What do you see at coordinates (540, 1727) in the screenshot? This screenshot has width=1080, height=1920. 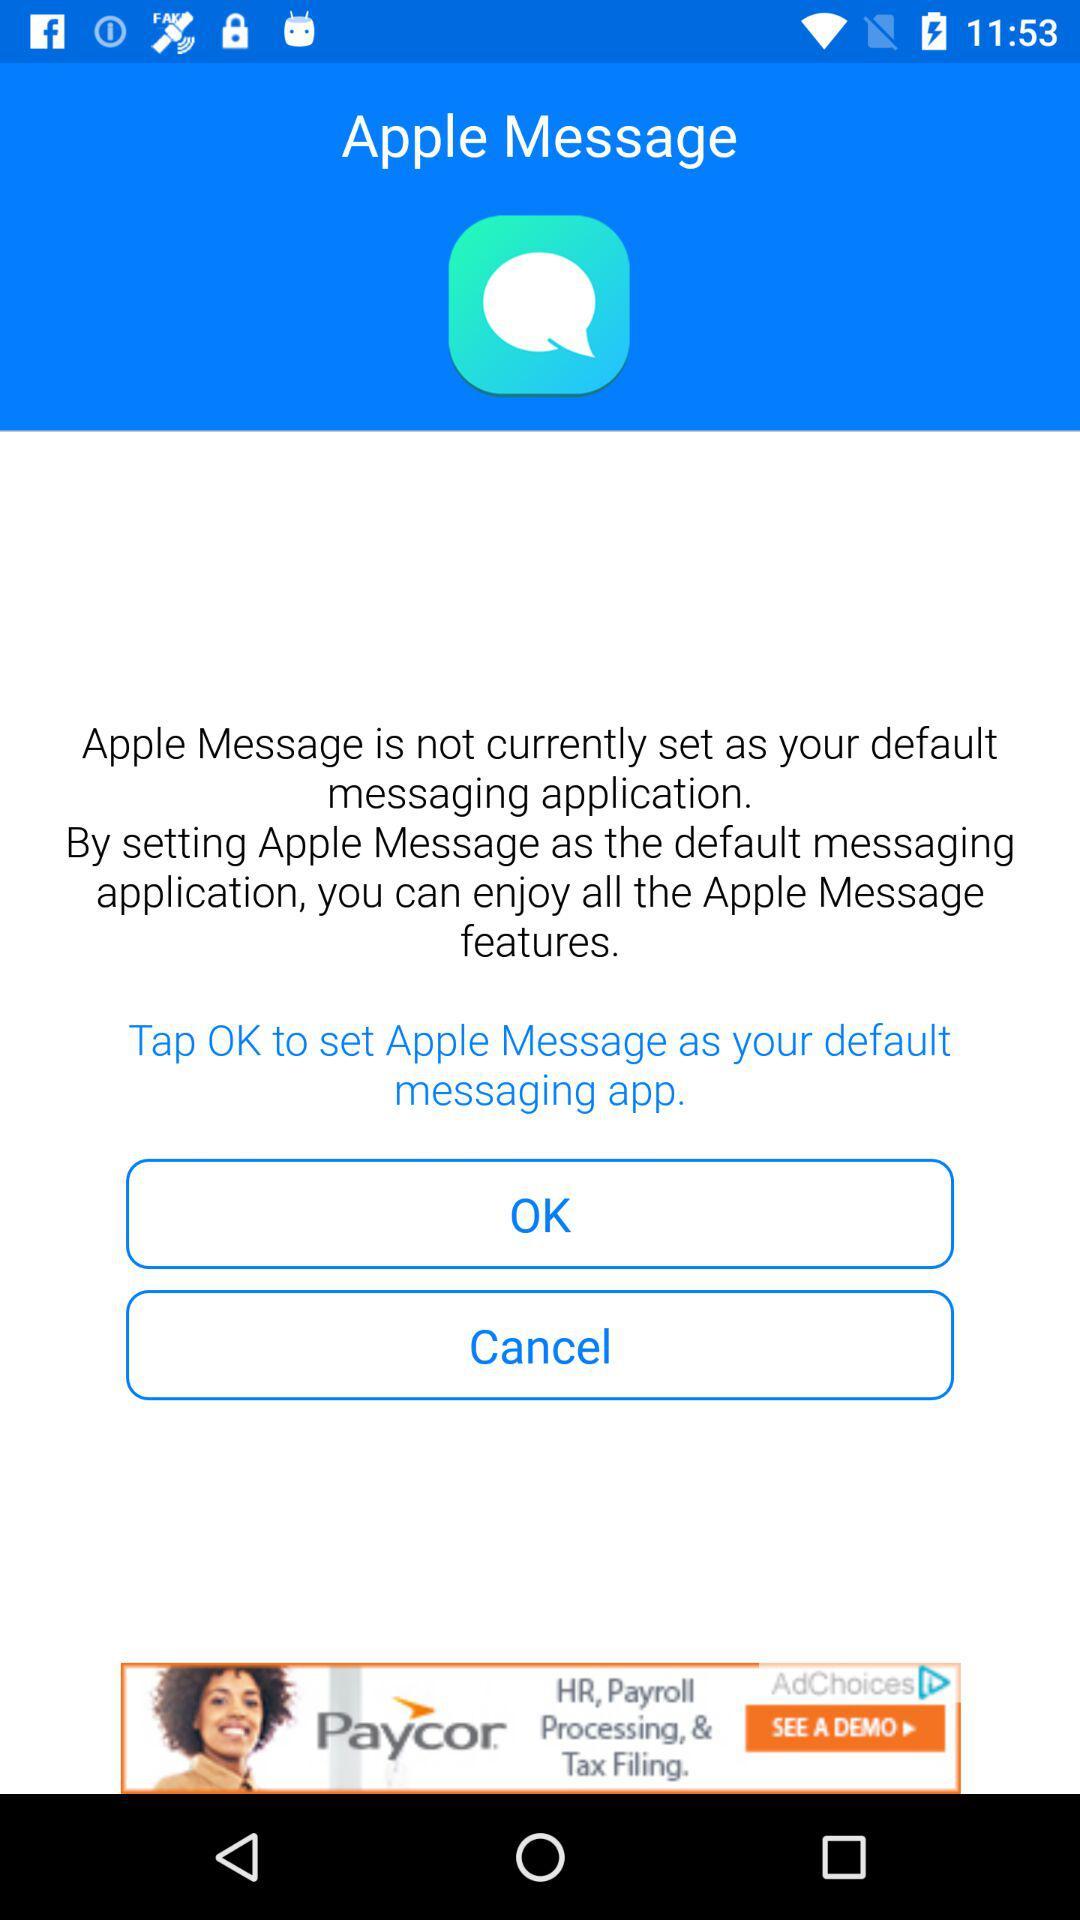 I see `the button is used to advertisement option` at bounding box center [540, 1727].